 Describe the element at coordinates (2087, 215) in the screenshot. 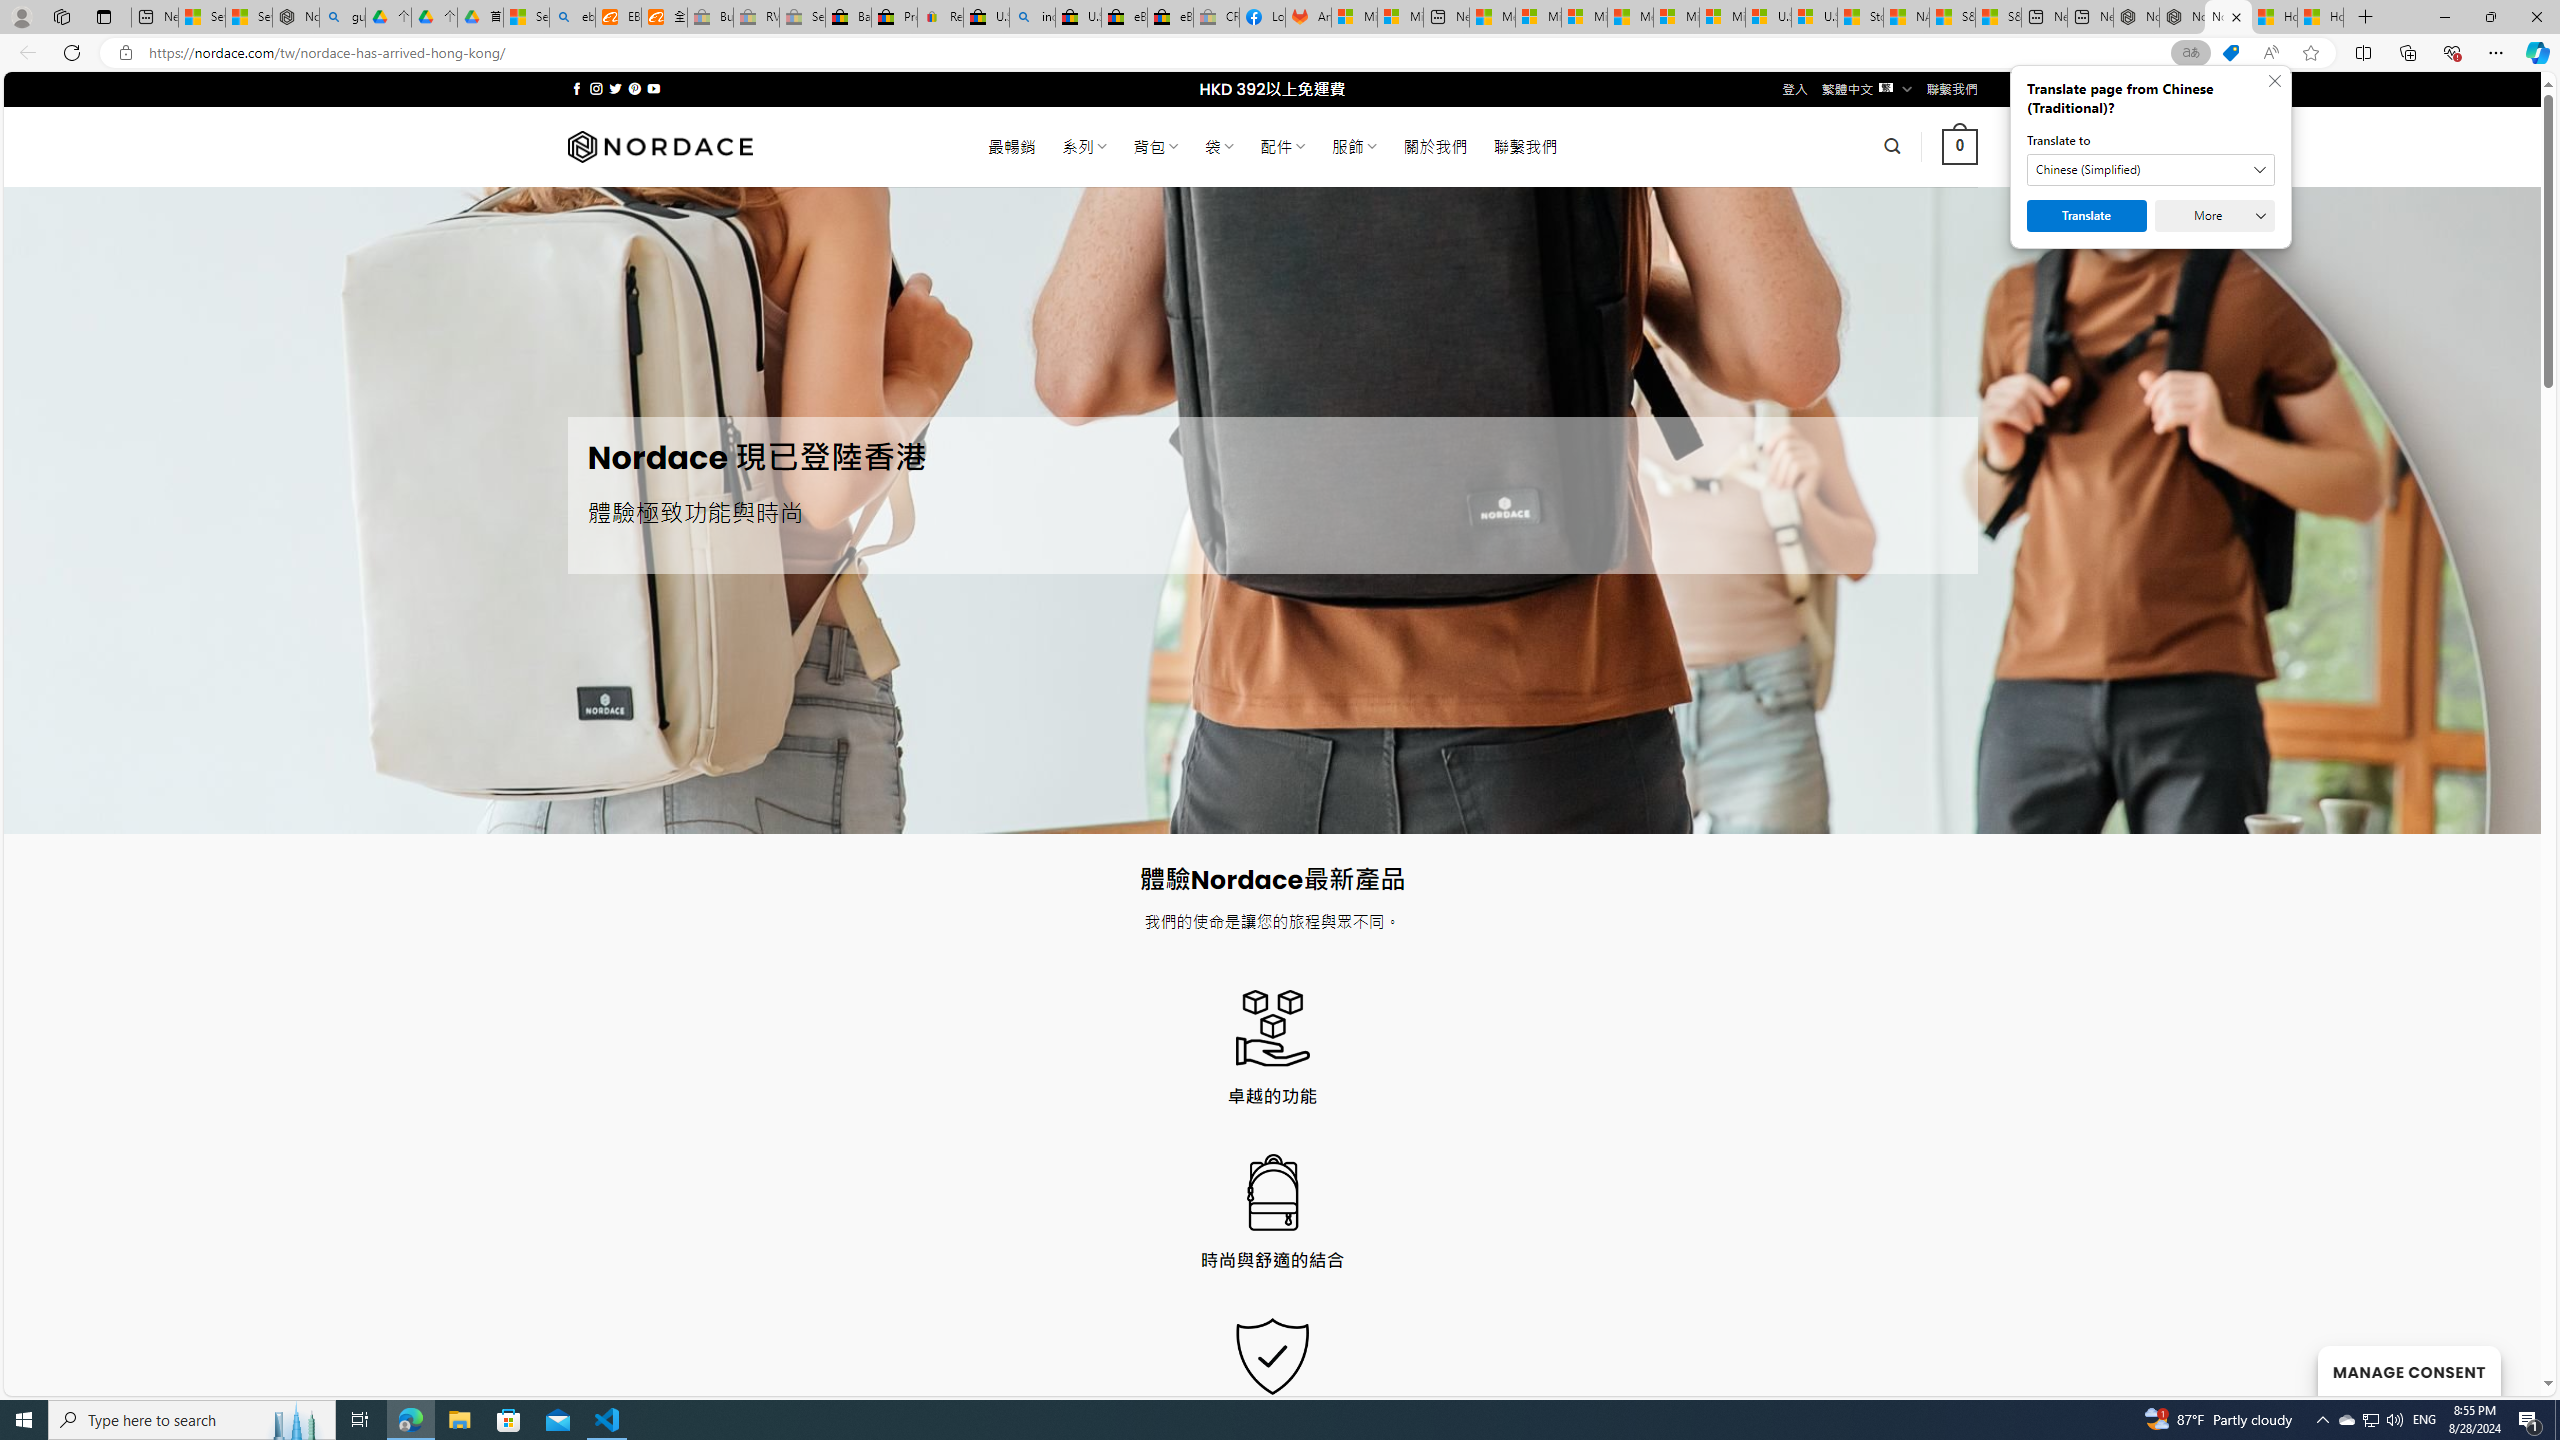

I see `'Translate'` at that location.